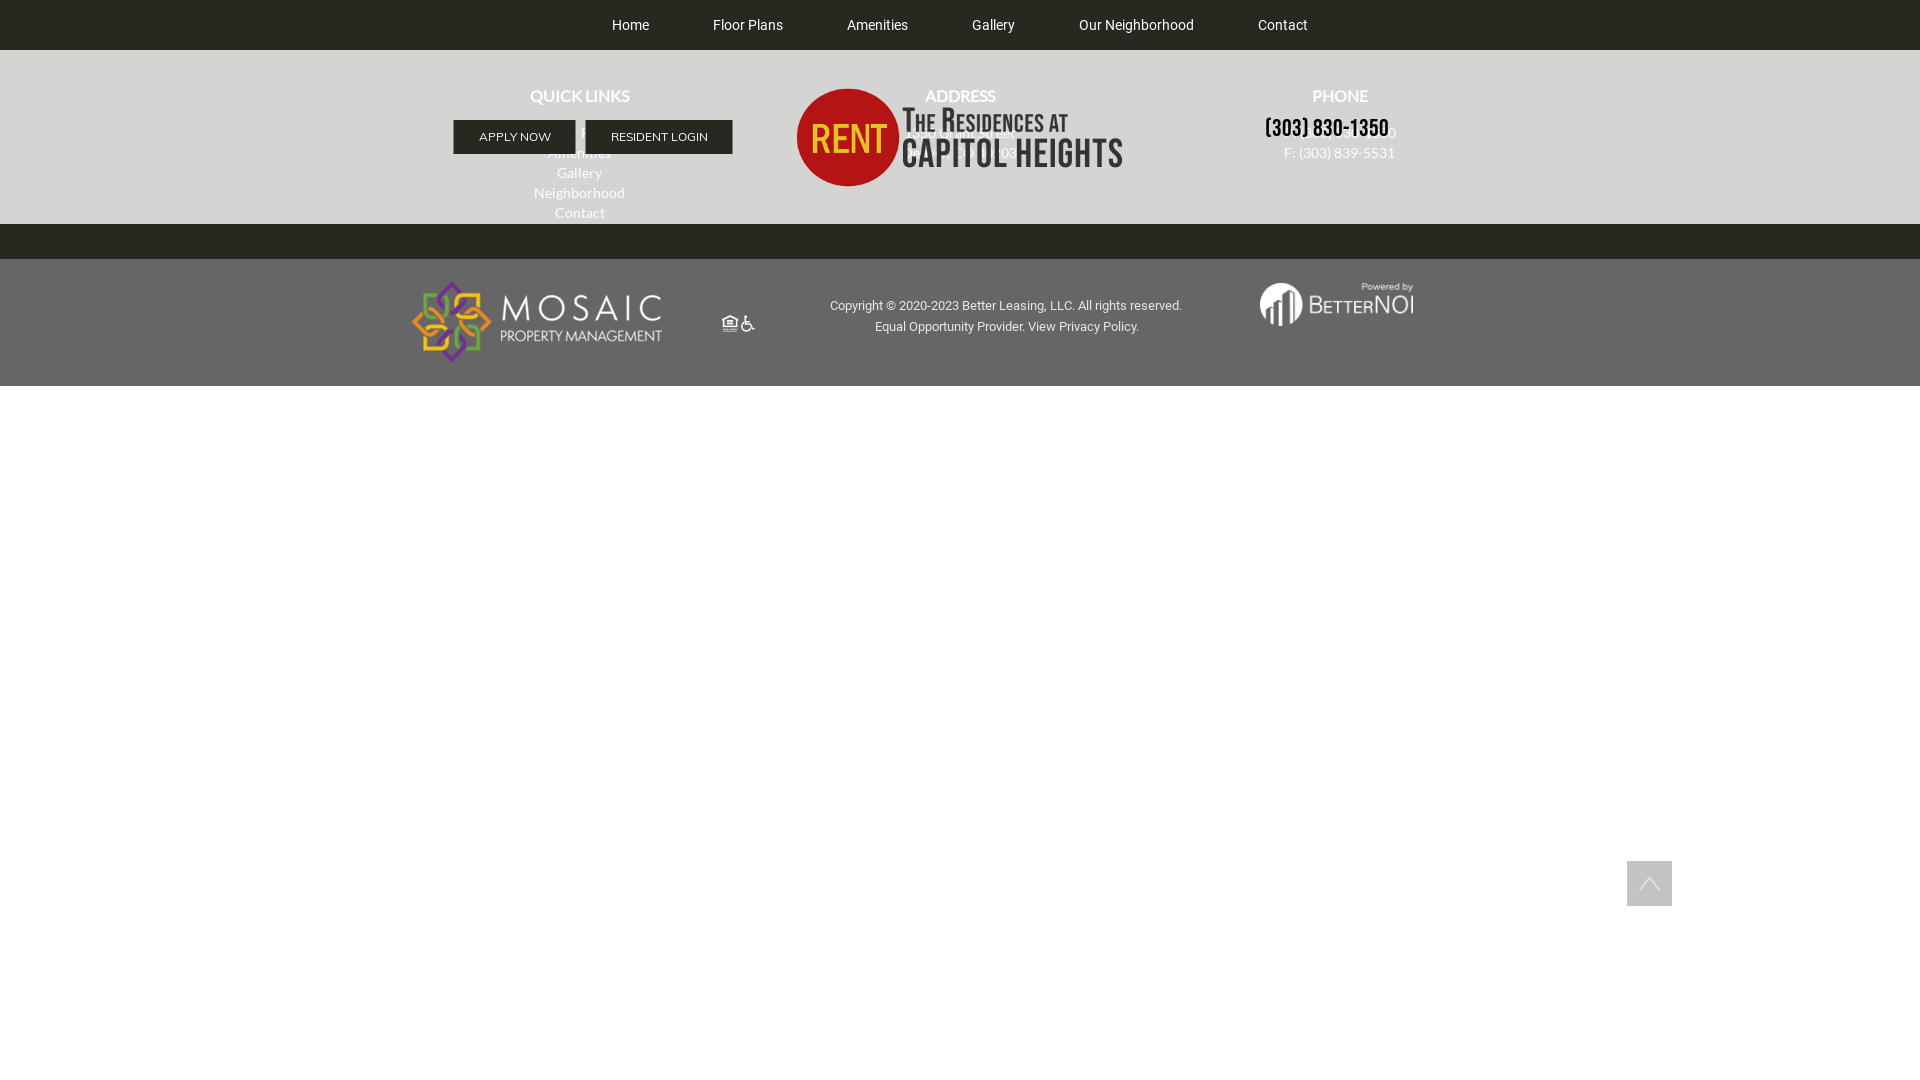  I want to click on 'Privacy Policy', so click(1096, 325).